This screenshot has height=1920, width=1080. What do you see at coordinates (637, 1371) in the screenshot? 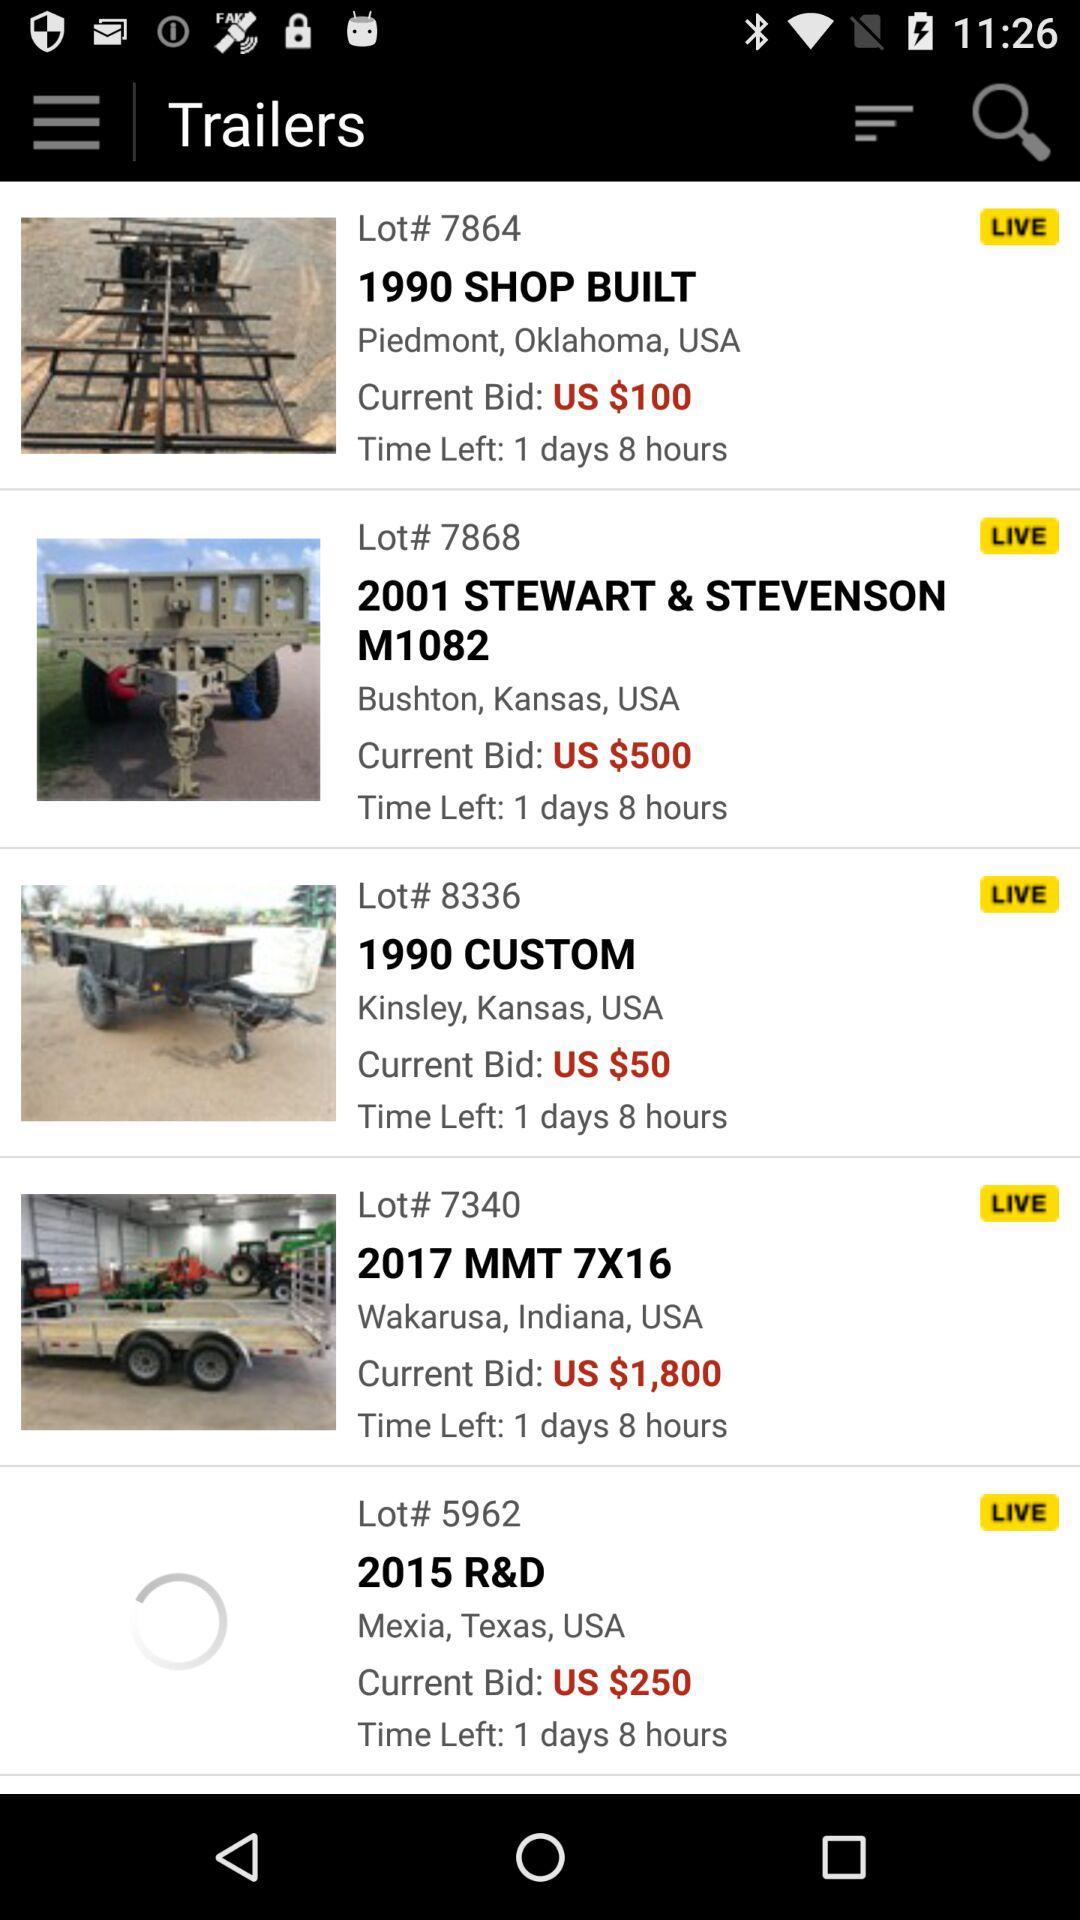
I see `the item to the right of current bid:  app` at bounding box center [637, 1371].